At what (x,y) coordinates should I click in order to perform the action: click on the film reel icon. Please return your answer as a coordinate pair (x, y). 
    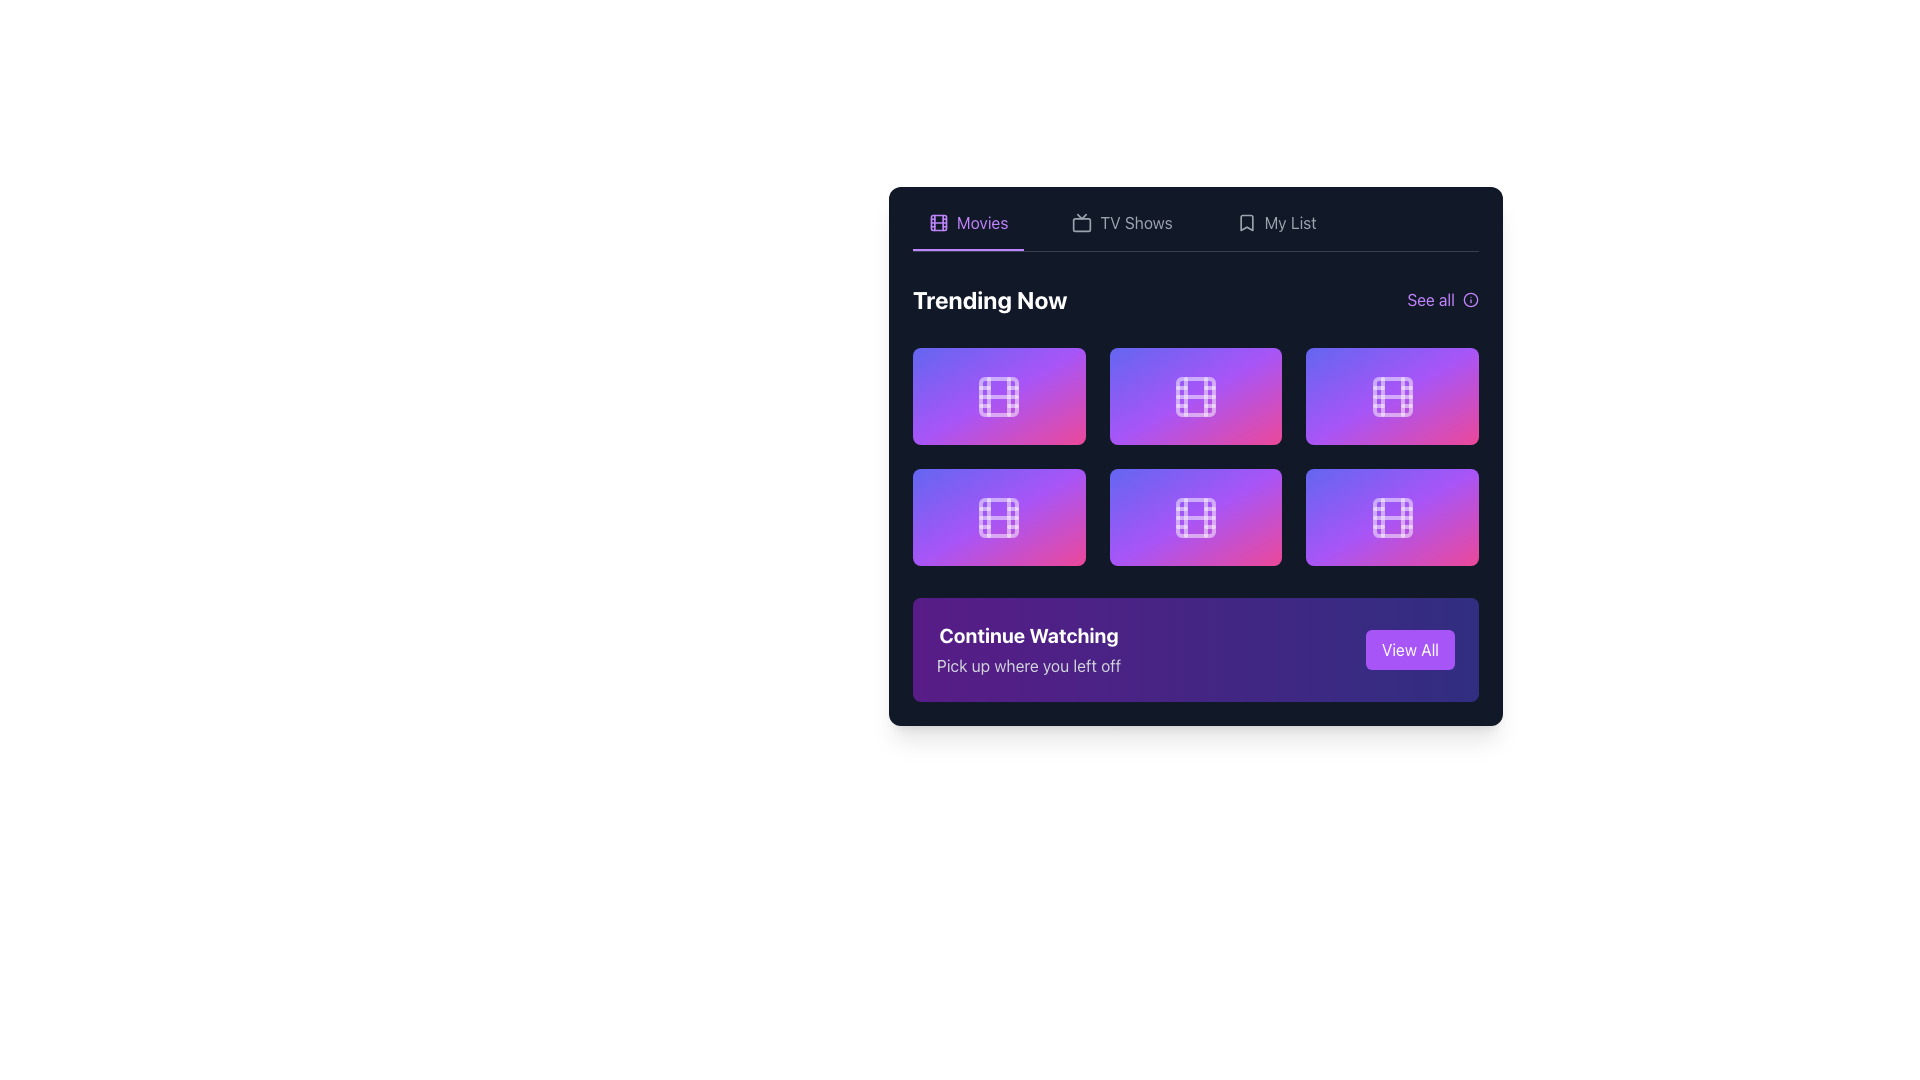
    Looking at the image, I should click on (1391, 516).